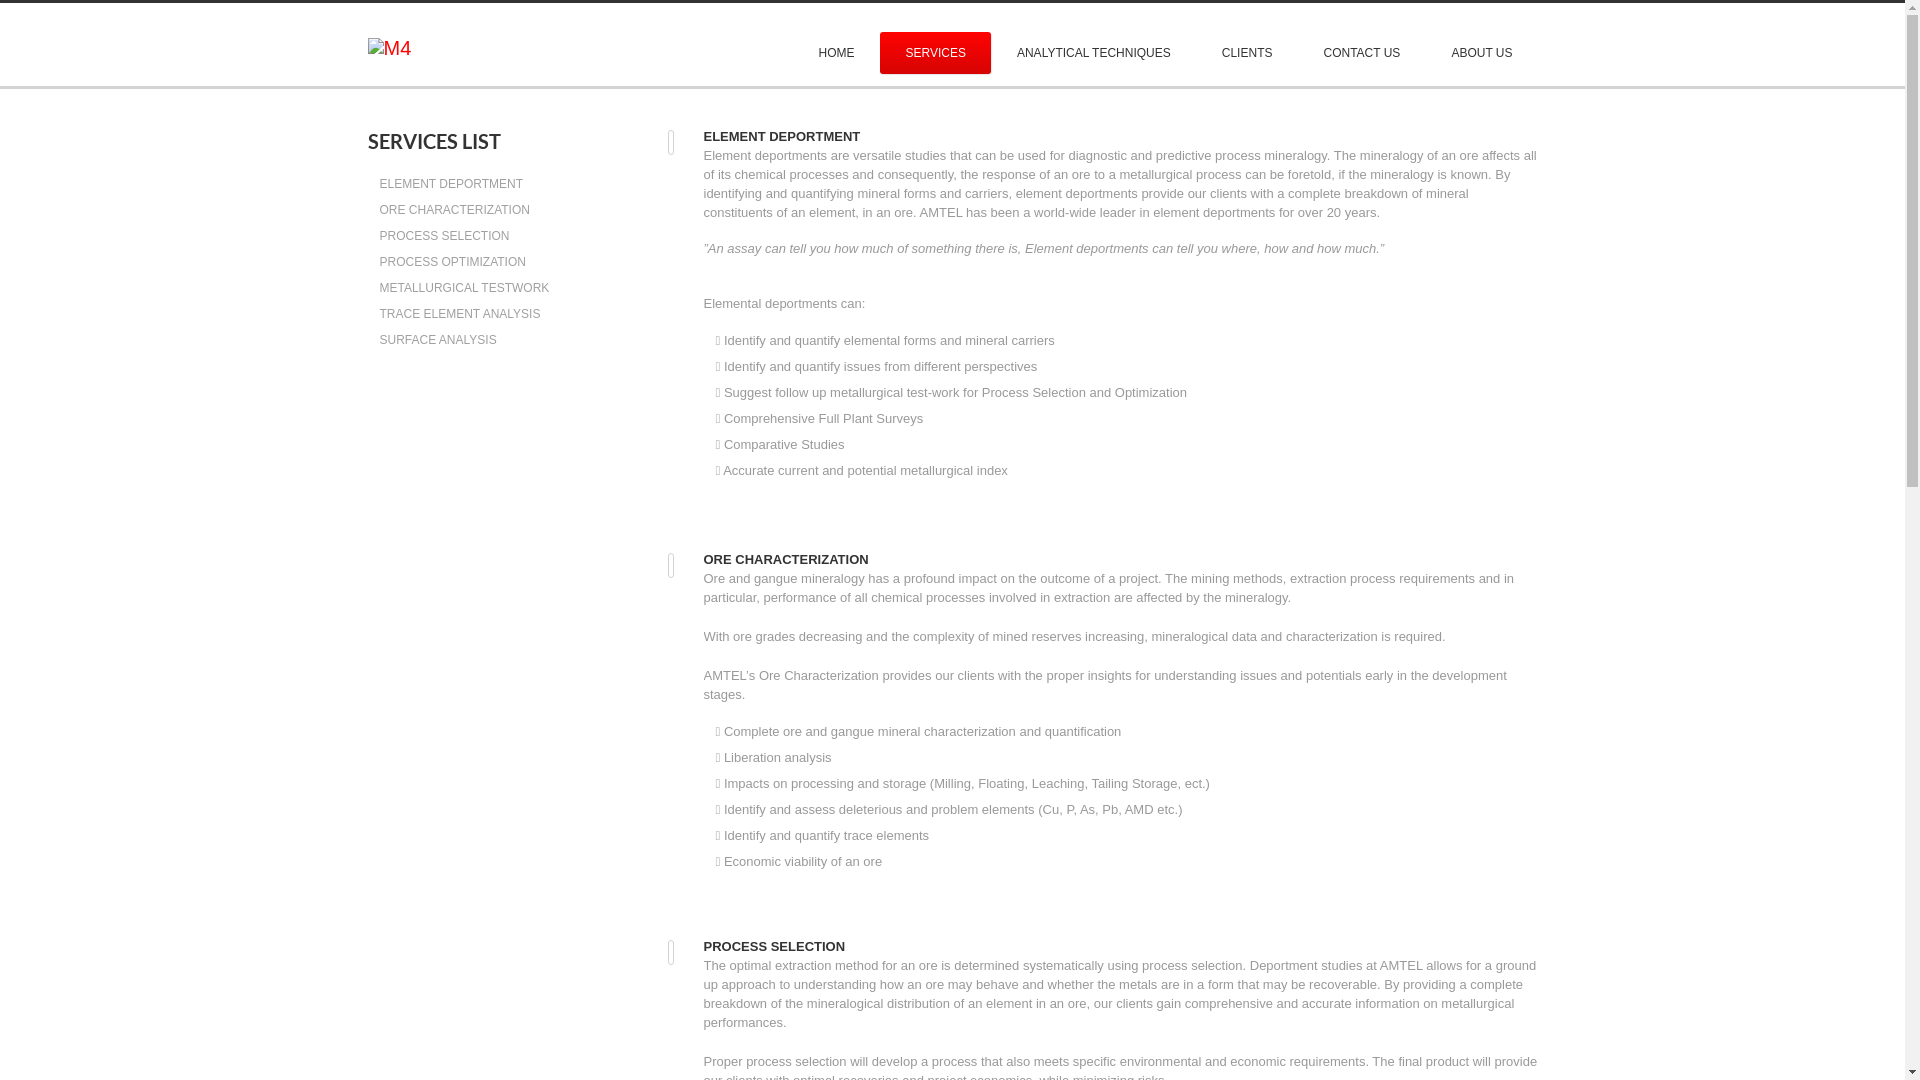 The image size is (1920, 1080). Describe the element at coordinates (451, 261) in the screenshot. I see `'PROCESS OPTIMIZATION'` at that location.